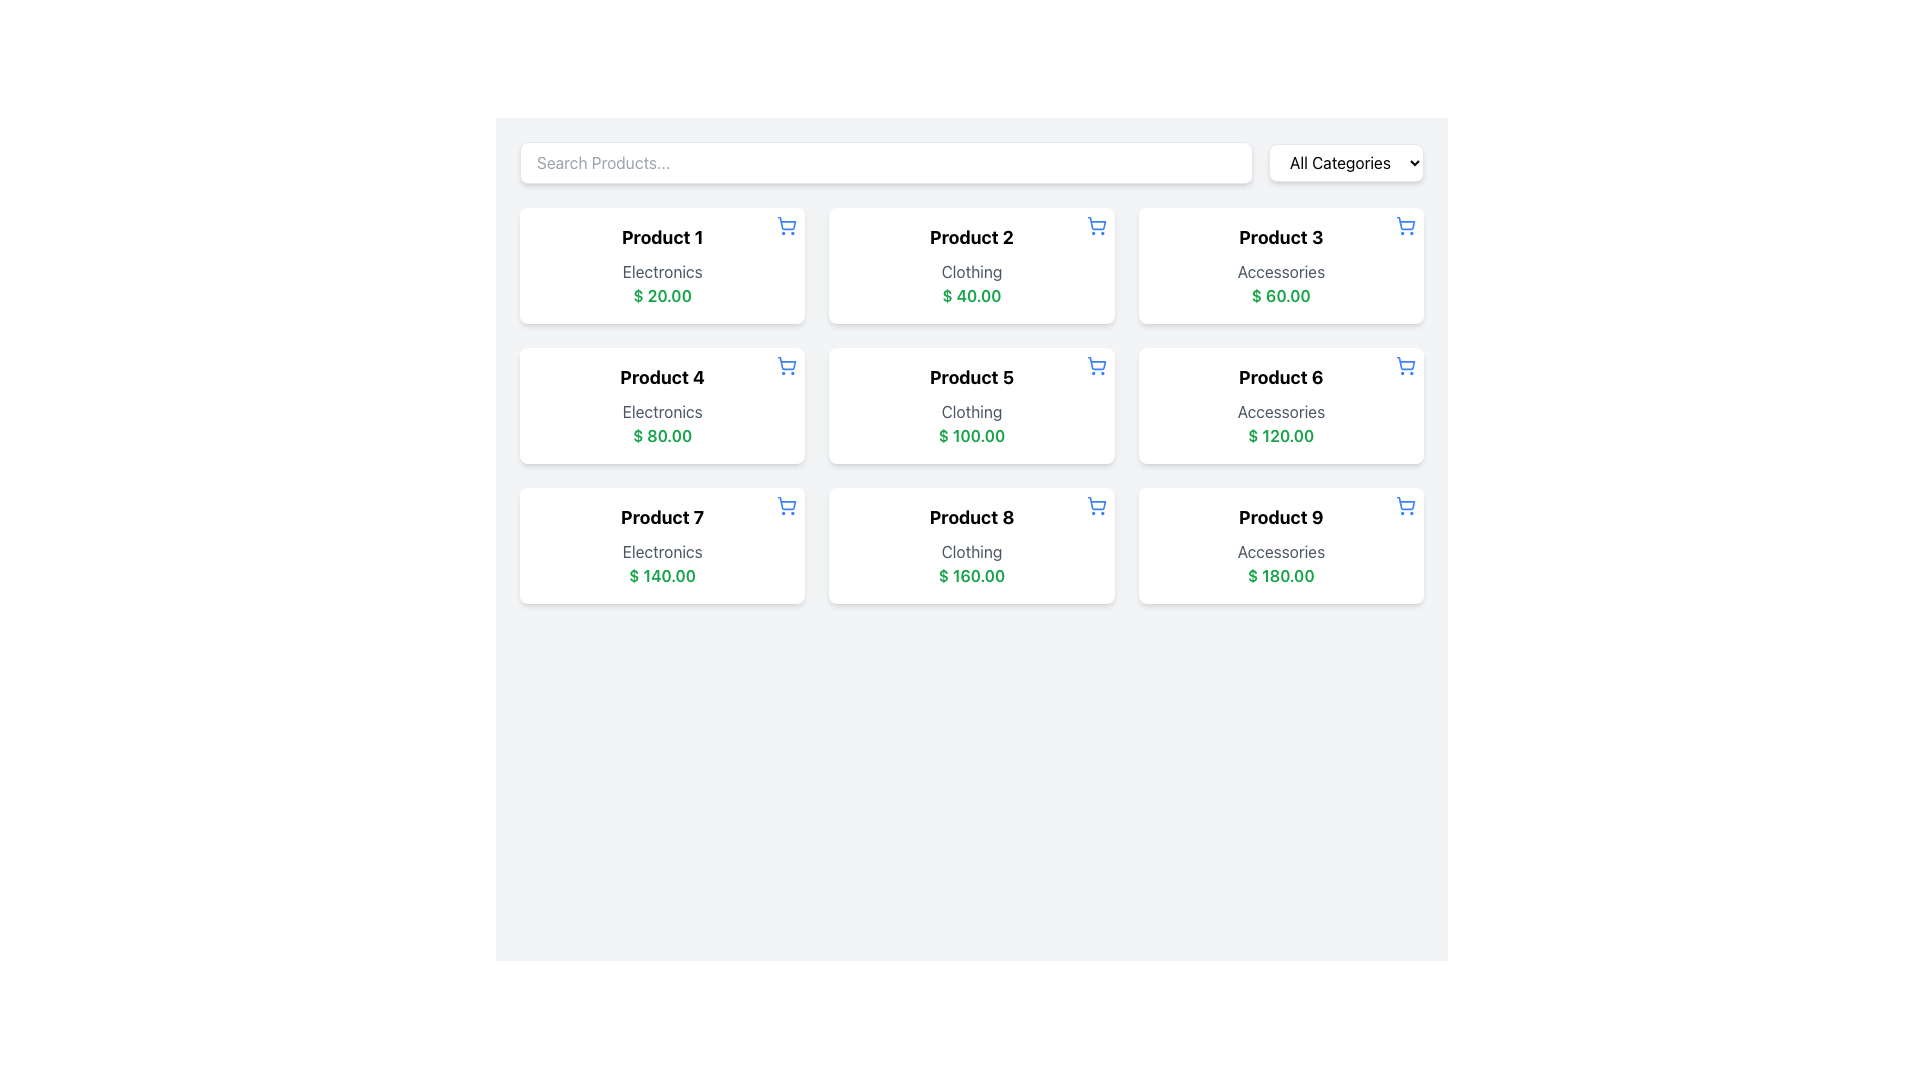  What do you see at coordinates (662, 551) in the screenshot?
I see `the text label stating 'Electronics', which is displayed in gray beneath the product title 'Product 7' and above the price label '$ 140.00'` at bounding box center [662, 551].